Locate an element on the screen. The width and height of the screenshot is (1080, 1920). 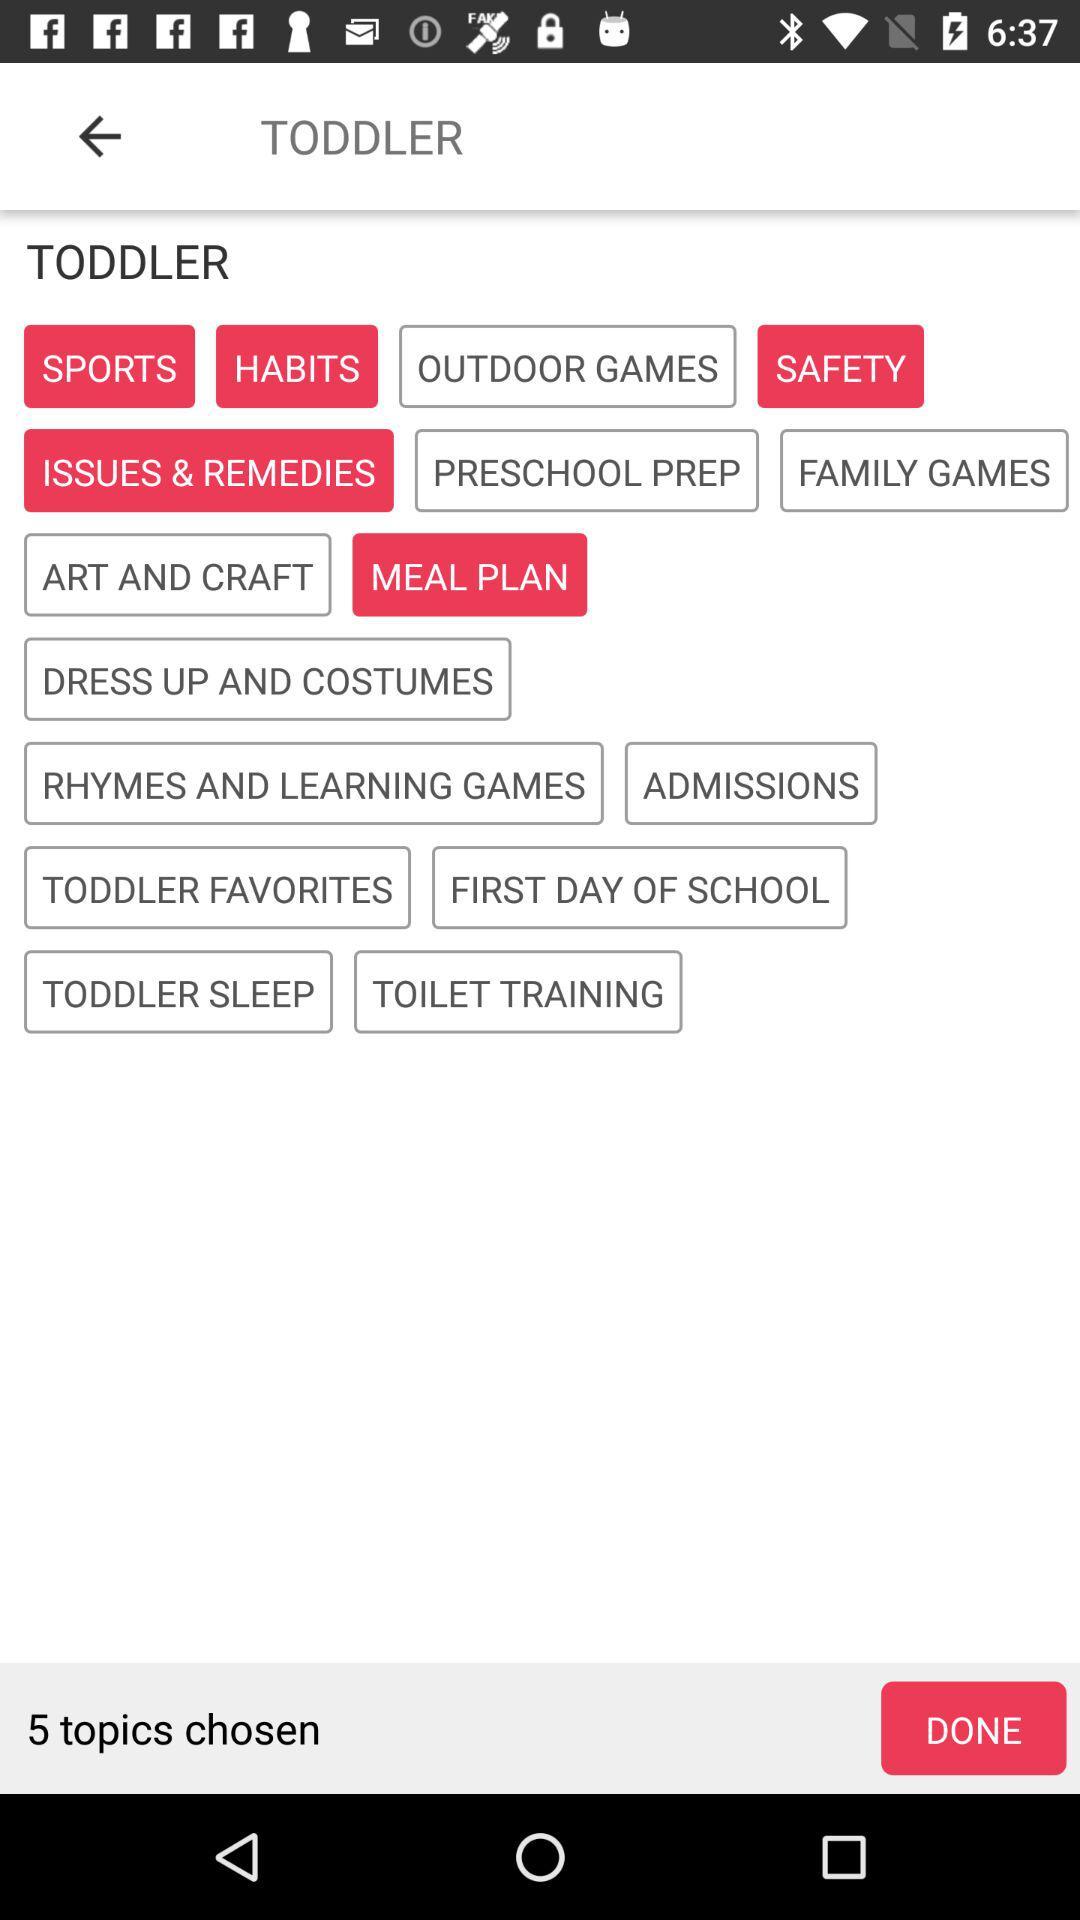
sports is located at coordinates (109, 367).